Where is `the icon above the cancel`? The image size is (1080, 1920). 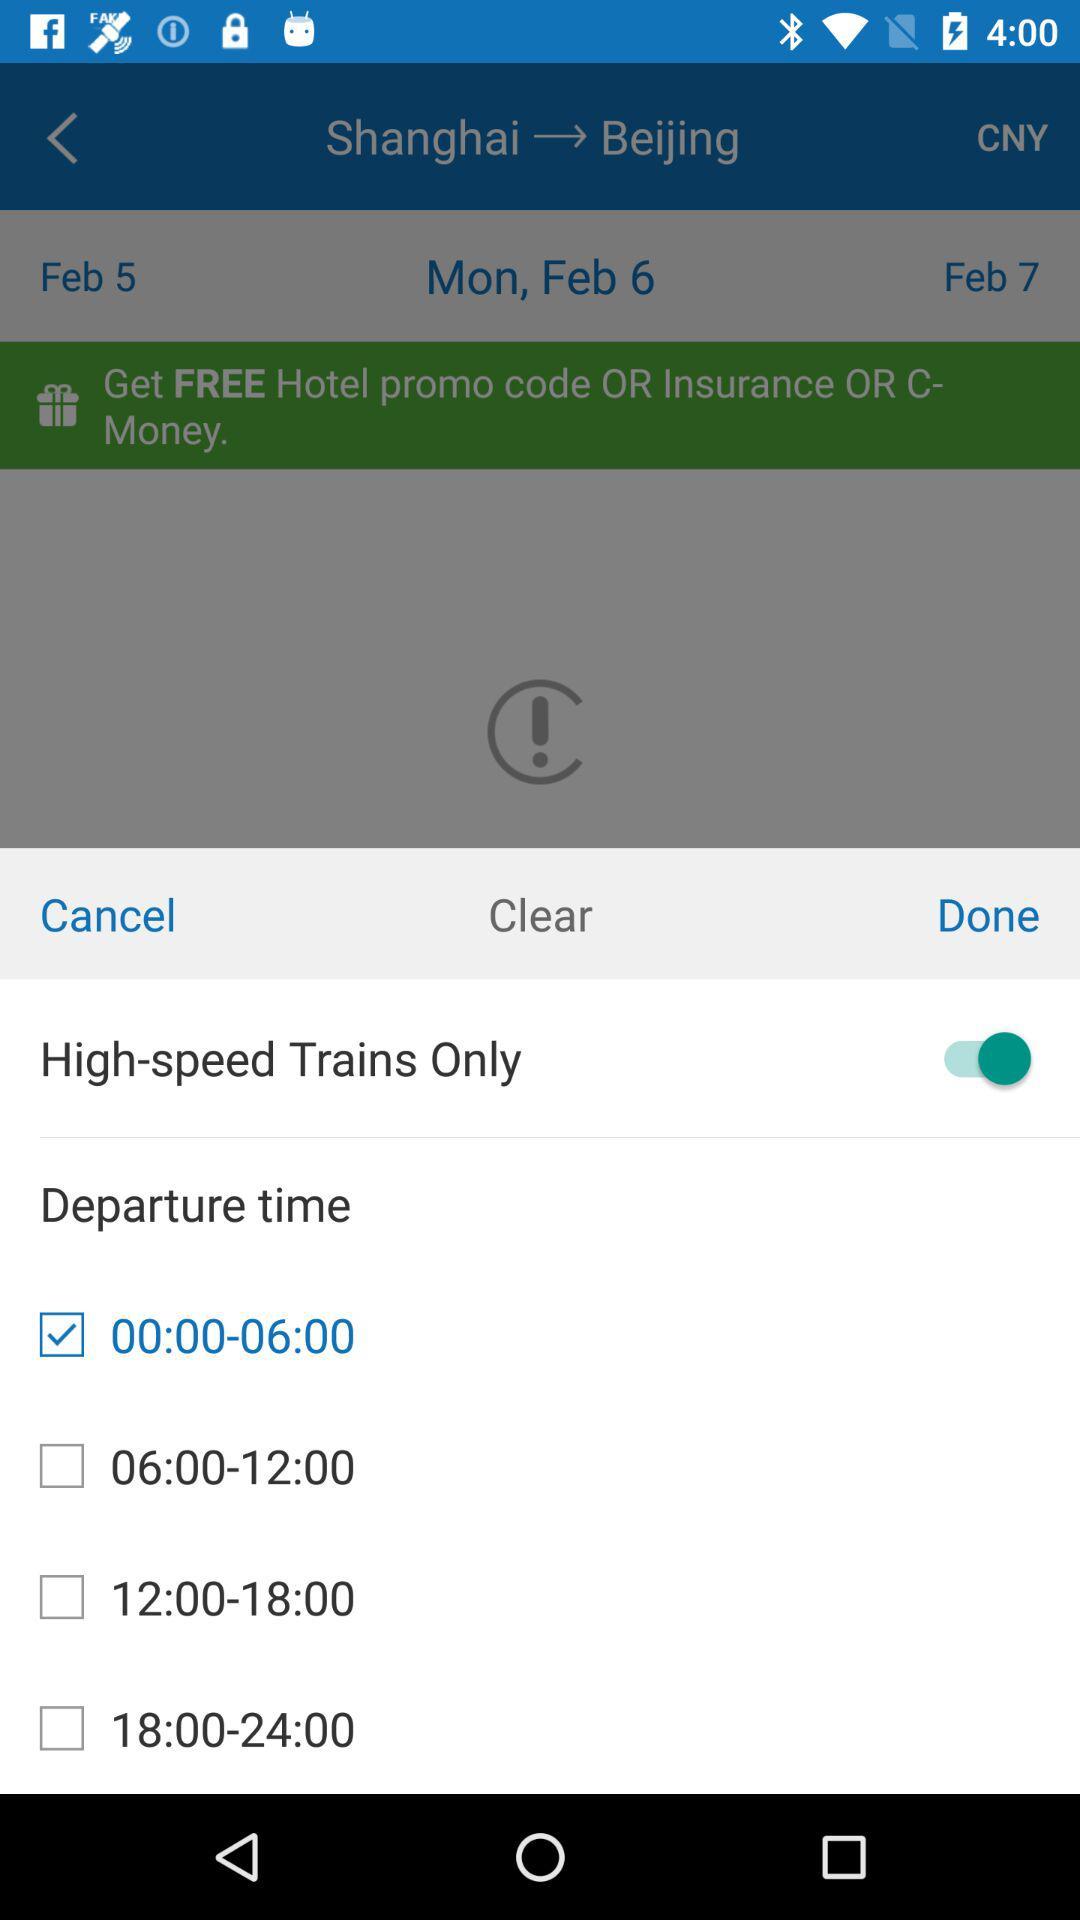 the icon above the cancel is located at coordinates (540, 454).